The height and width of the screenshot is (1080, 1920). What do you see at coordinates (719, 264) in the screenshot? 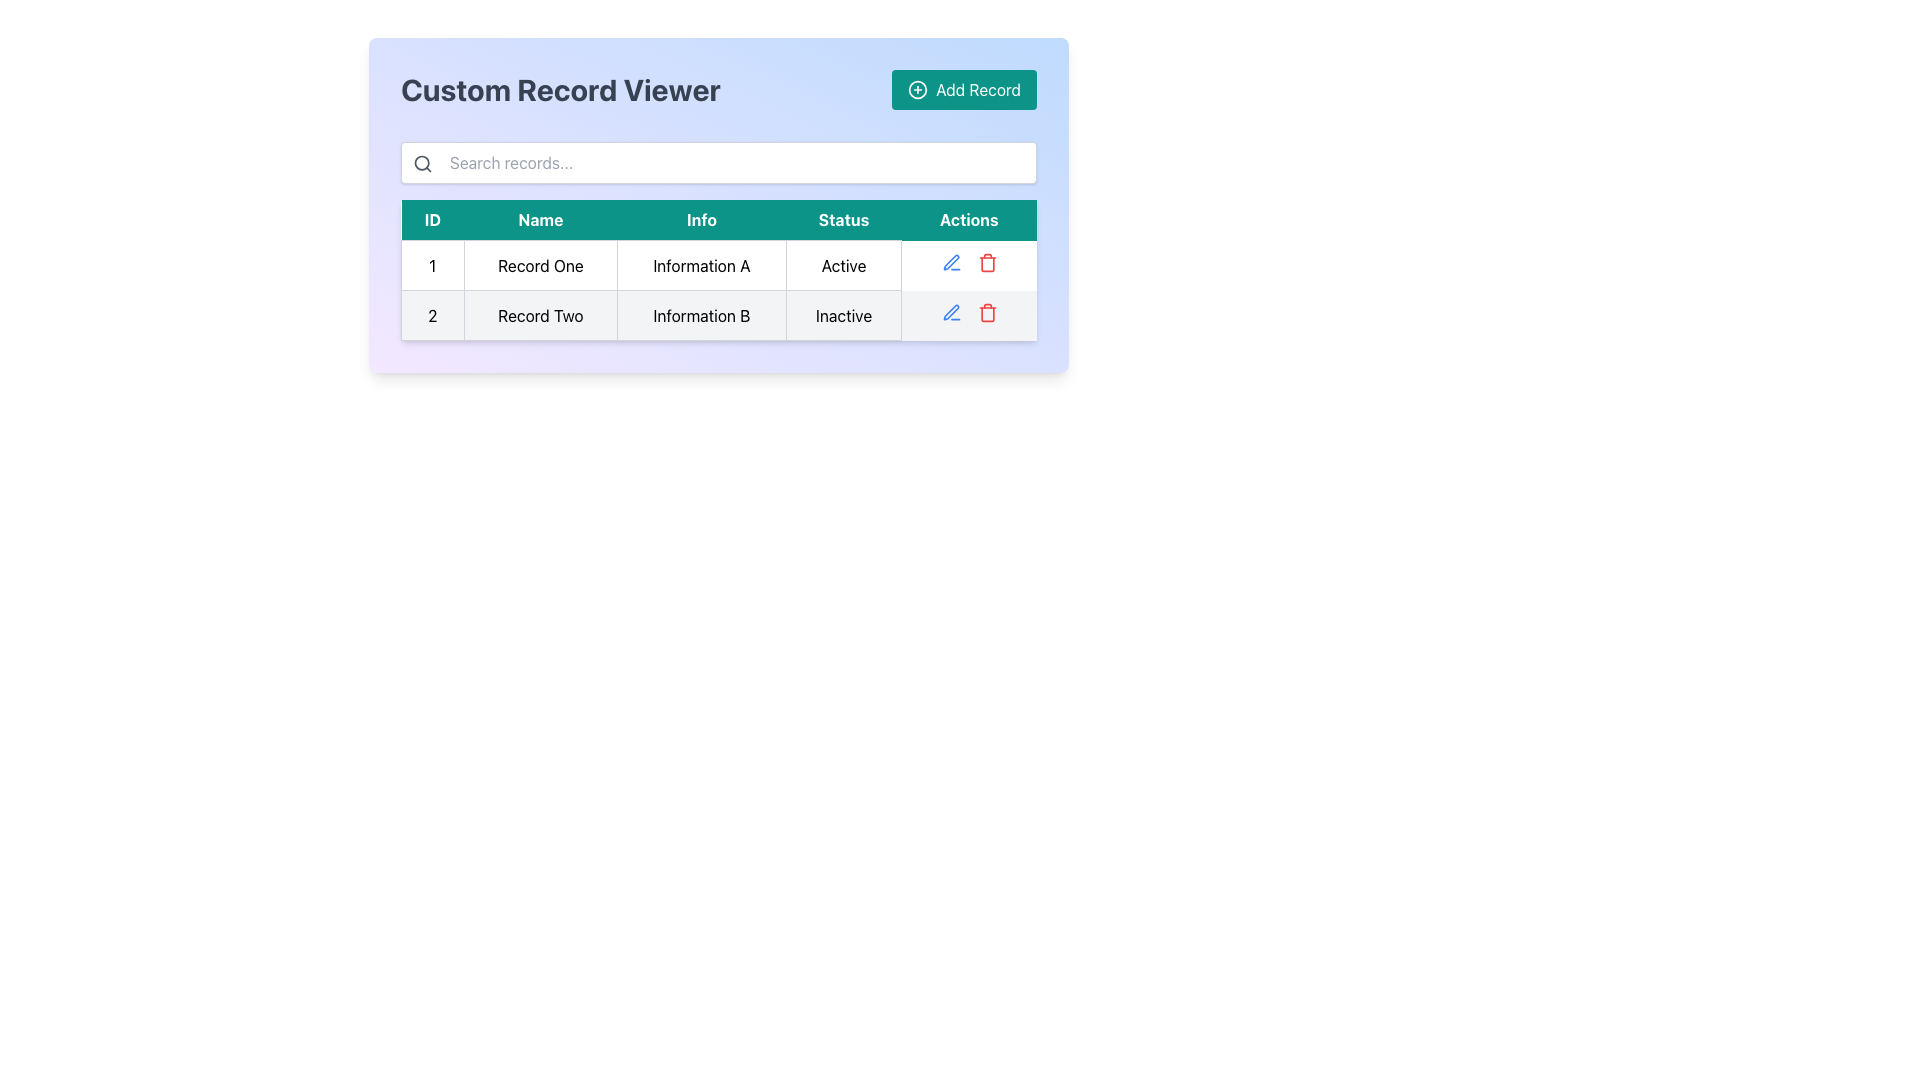
I see `the first row of the table that displays records, which contains the ID '1', name 'Record One', additional details 'Information A', and status 'Active'` at bounding box center [719, 264].